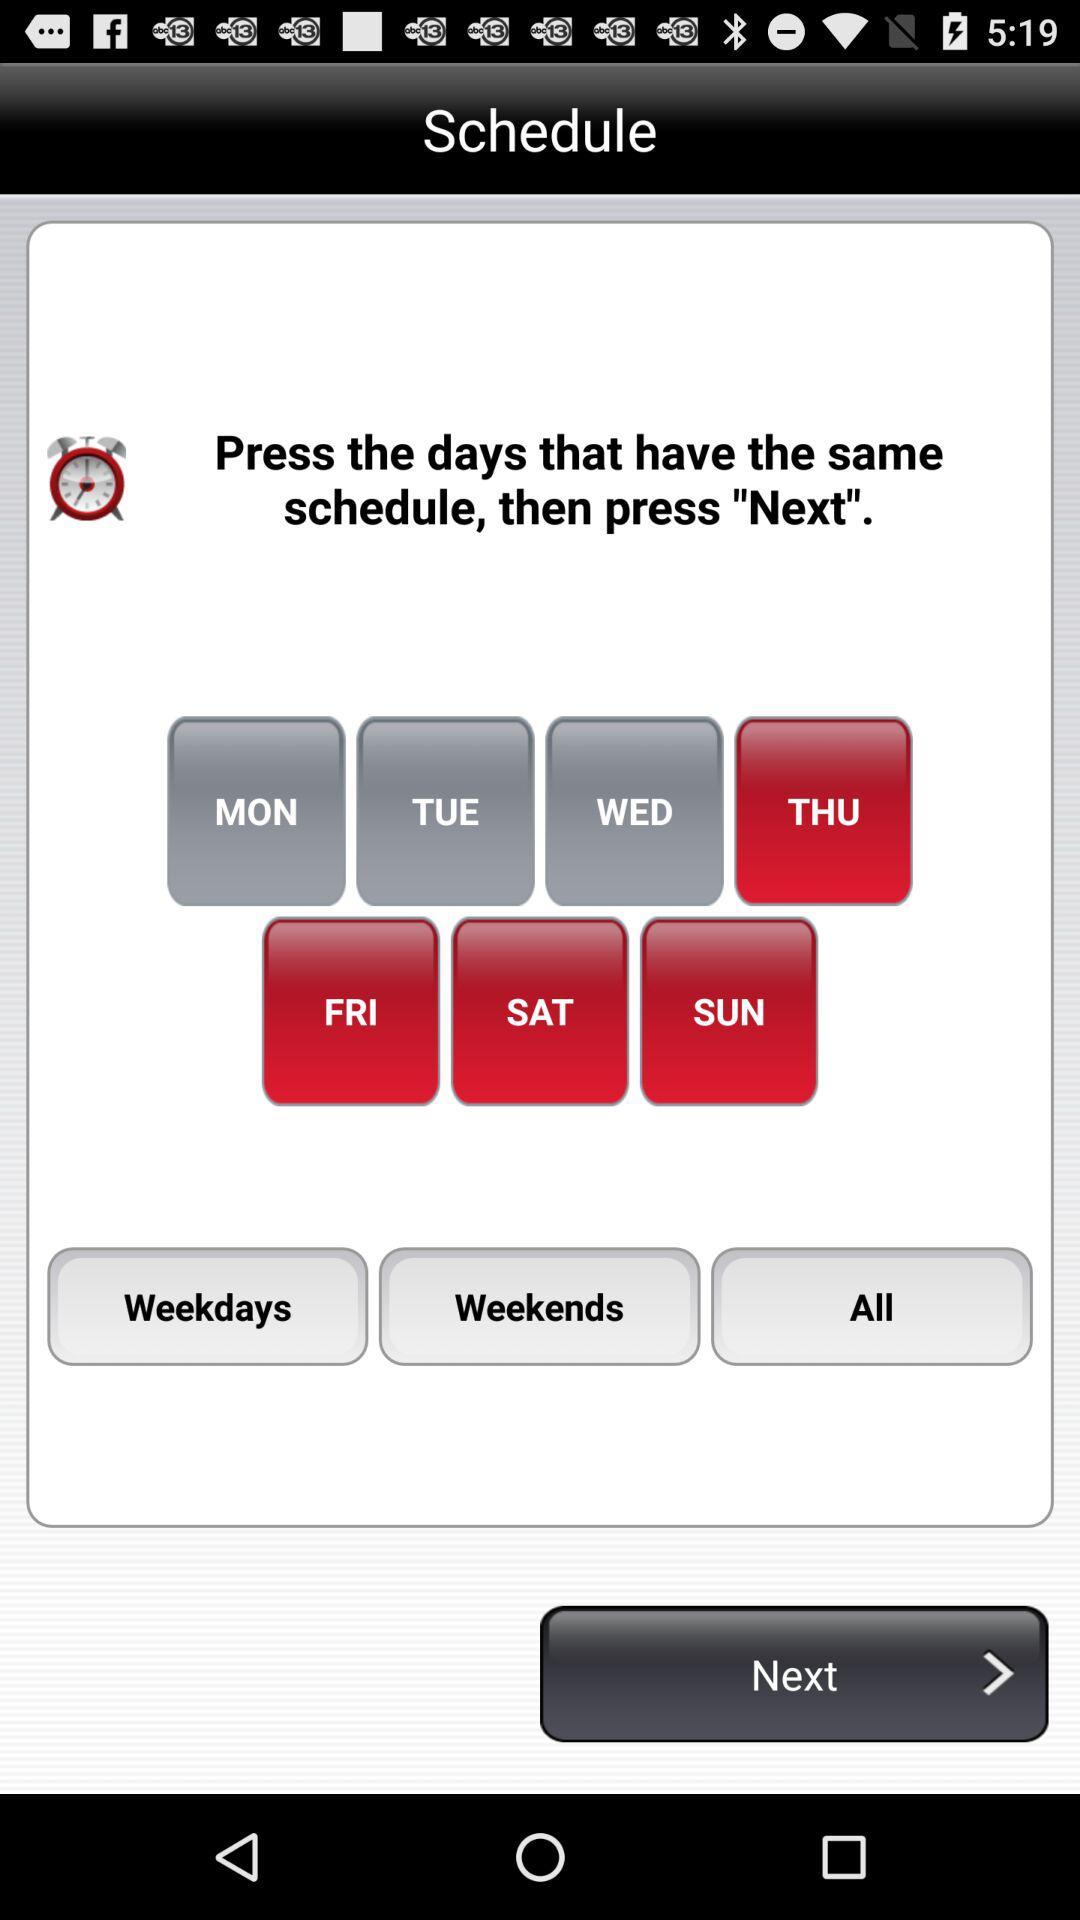 The height and width of the screenshot is (1920, 1080). Describe the element at coordinates (538, 1306) in the screenshot. I see `the item at the bottom` at that location.